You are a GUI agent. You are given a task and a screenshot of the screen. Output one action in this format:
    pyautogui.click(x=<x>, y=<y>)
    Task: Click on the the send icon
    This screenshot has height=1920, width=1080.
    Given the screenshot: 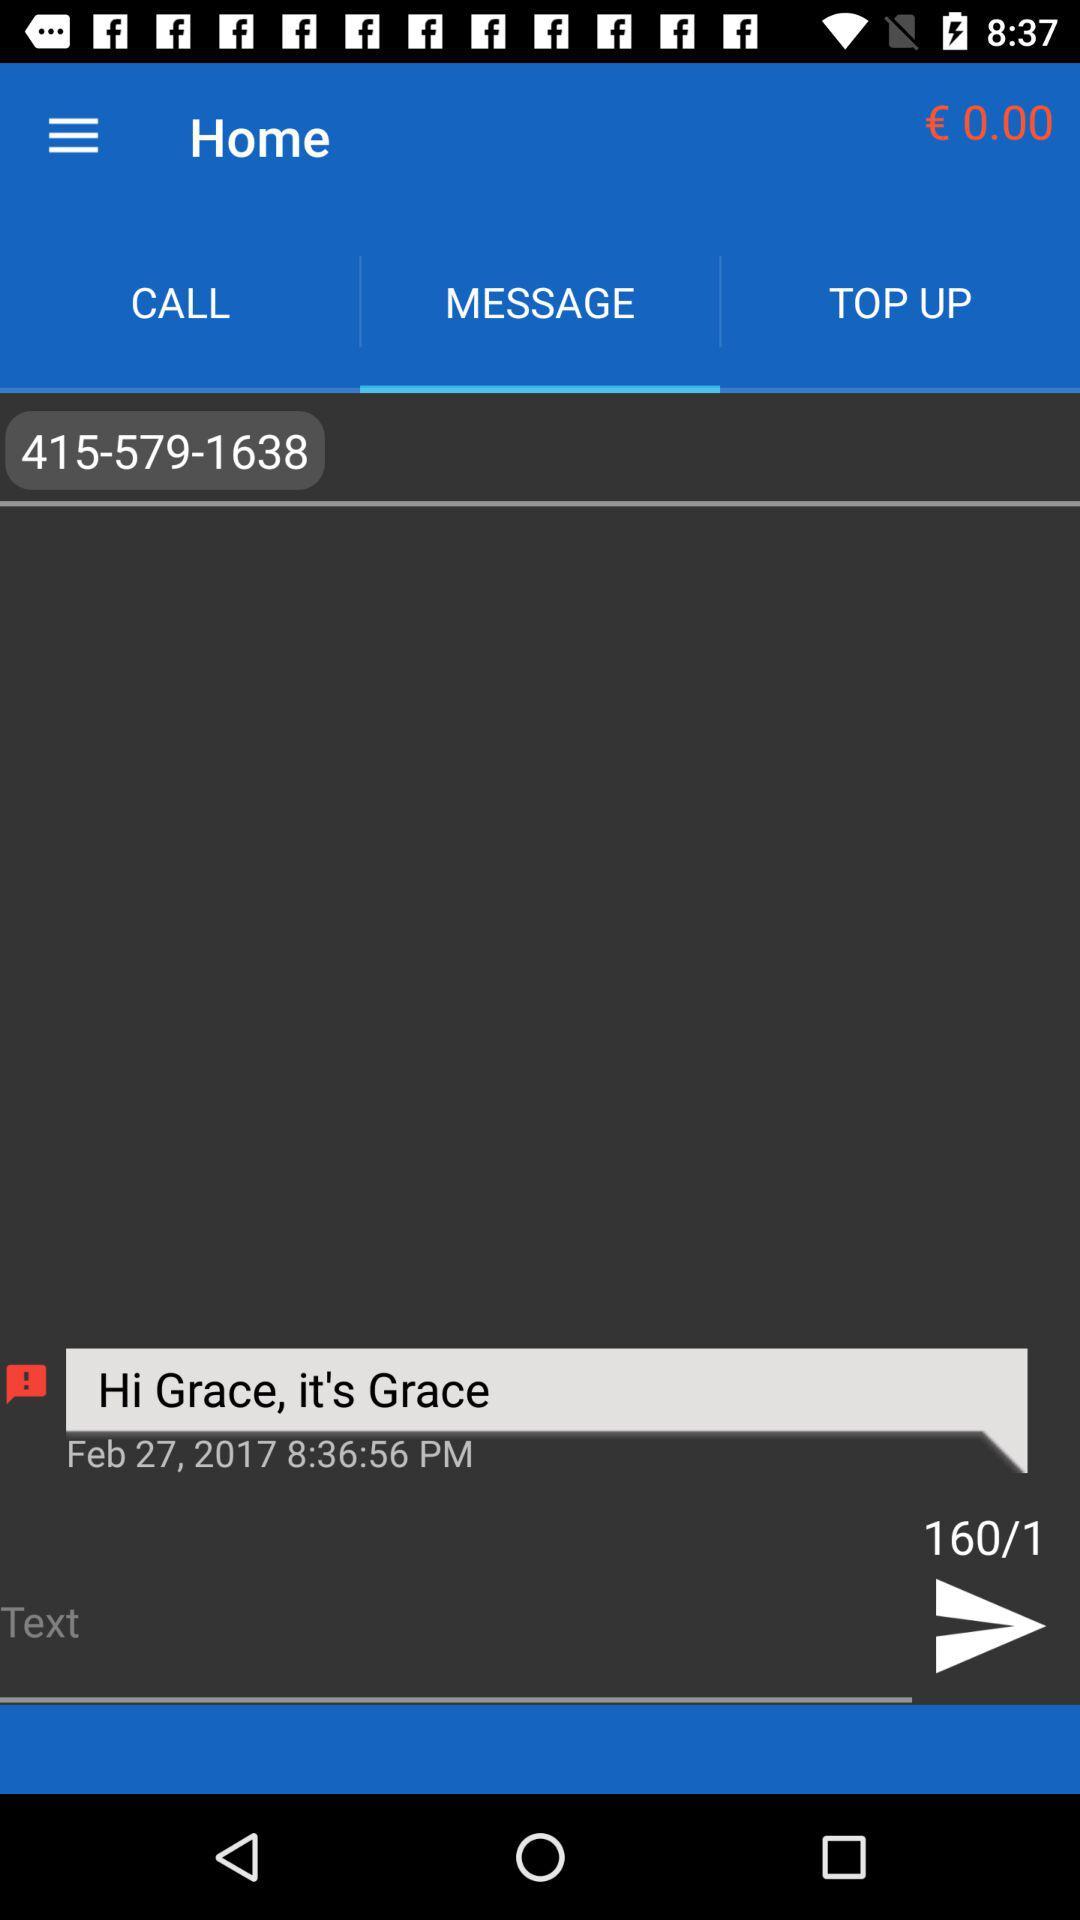 What is the action you would take?
    pyautogui.click(x=987, y=1626)
    